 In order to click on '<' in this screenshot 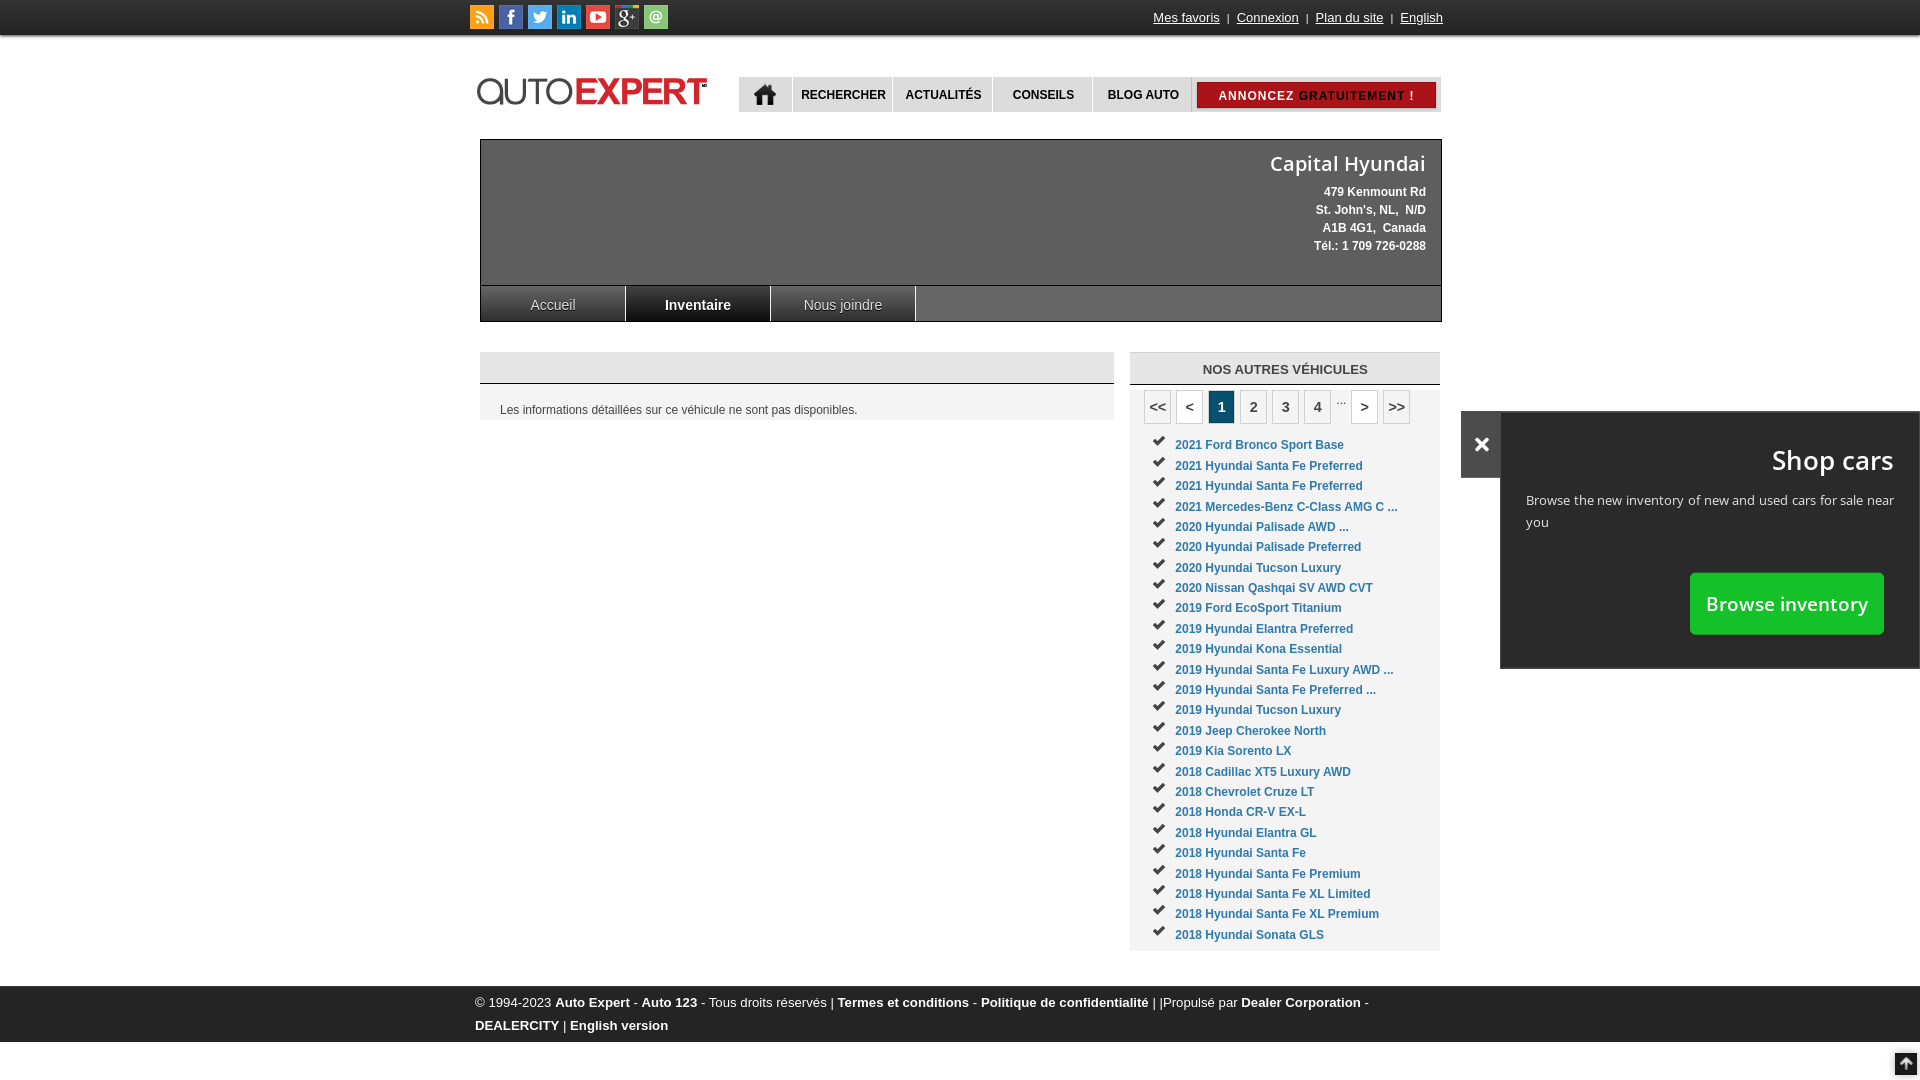, I will do `click(1189, 406)`.